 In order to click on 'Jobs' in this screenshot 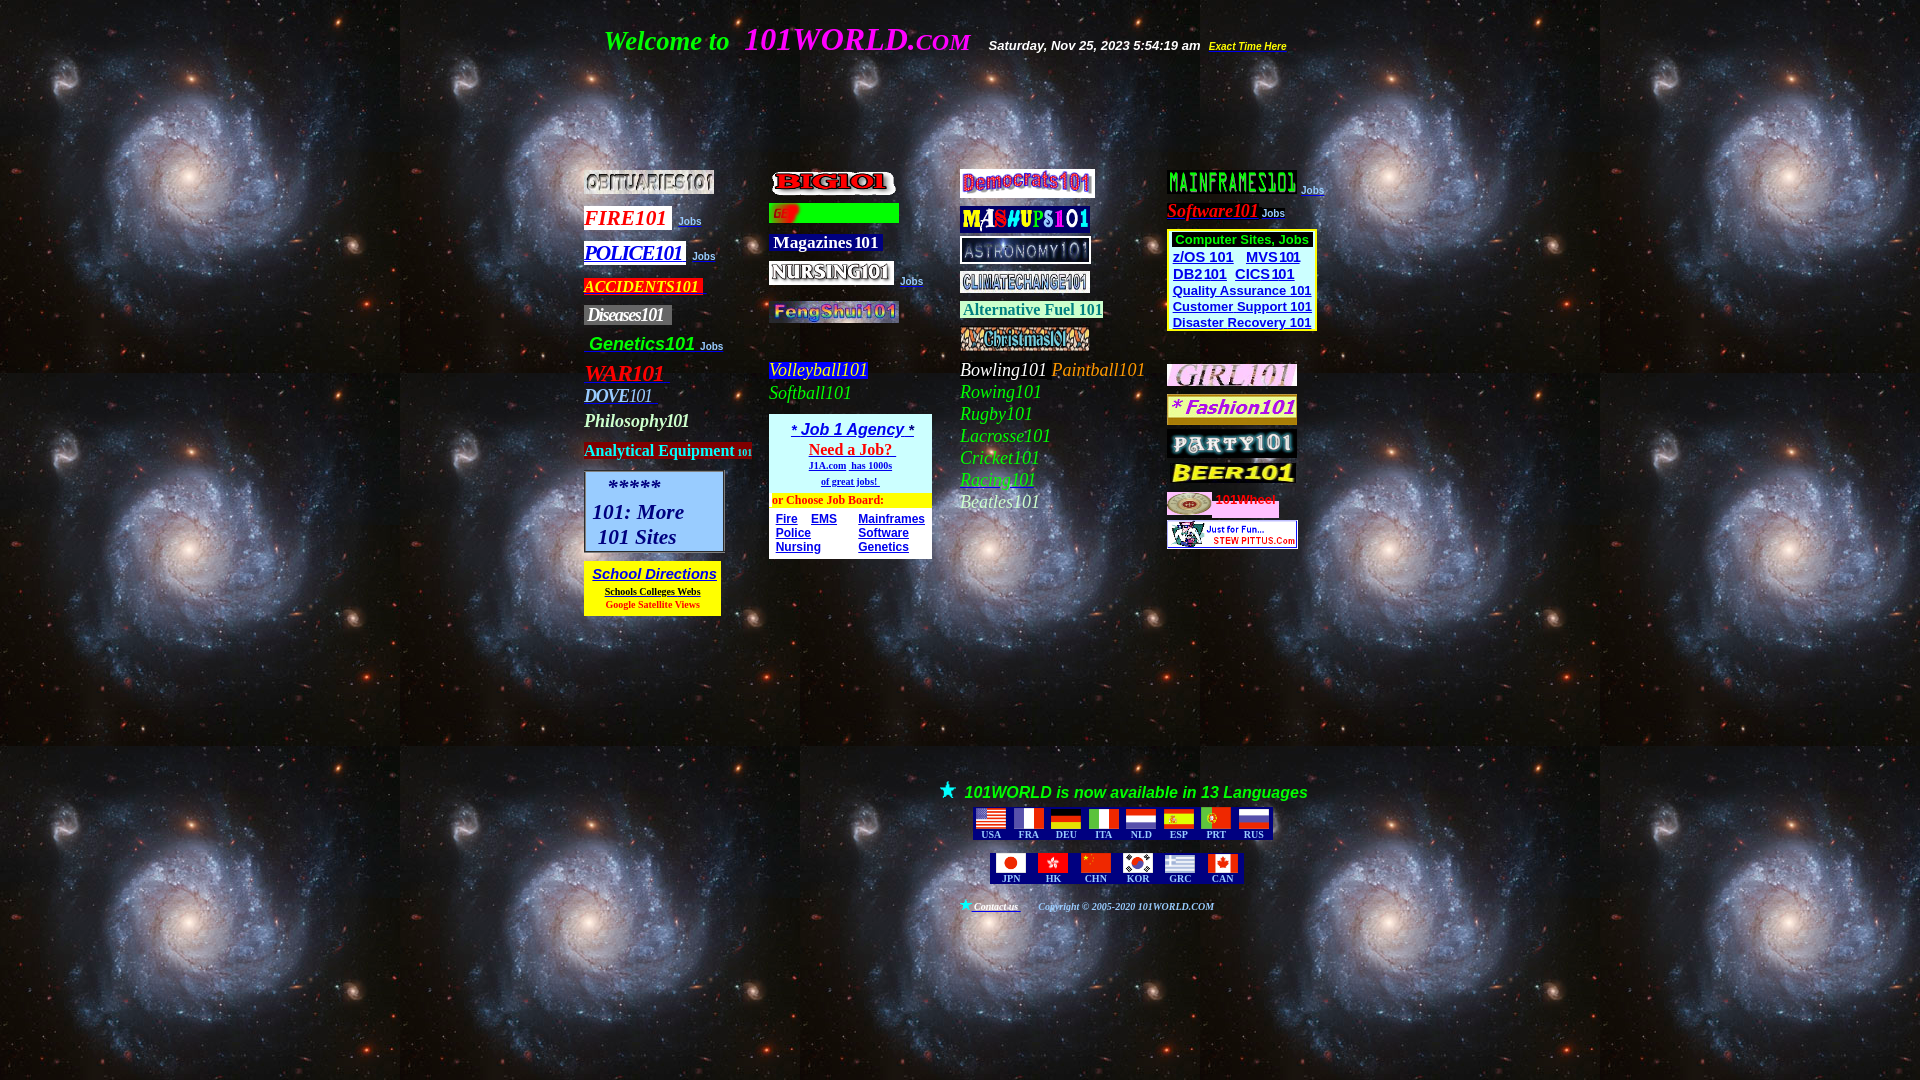, I will do `click(689, 219)`.